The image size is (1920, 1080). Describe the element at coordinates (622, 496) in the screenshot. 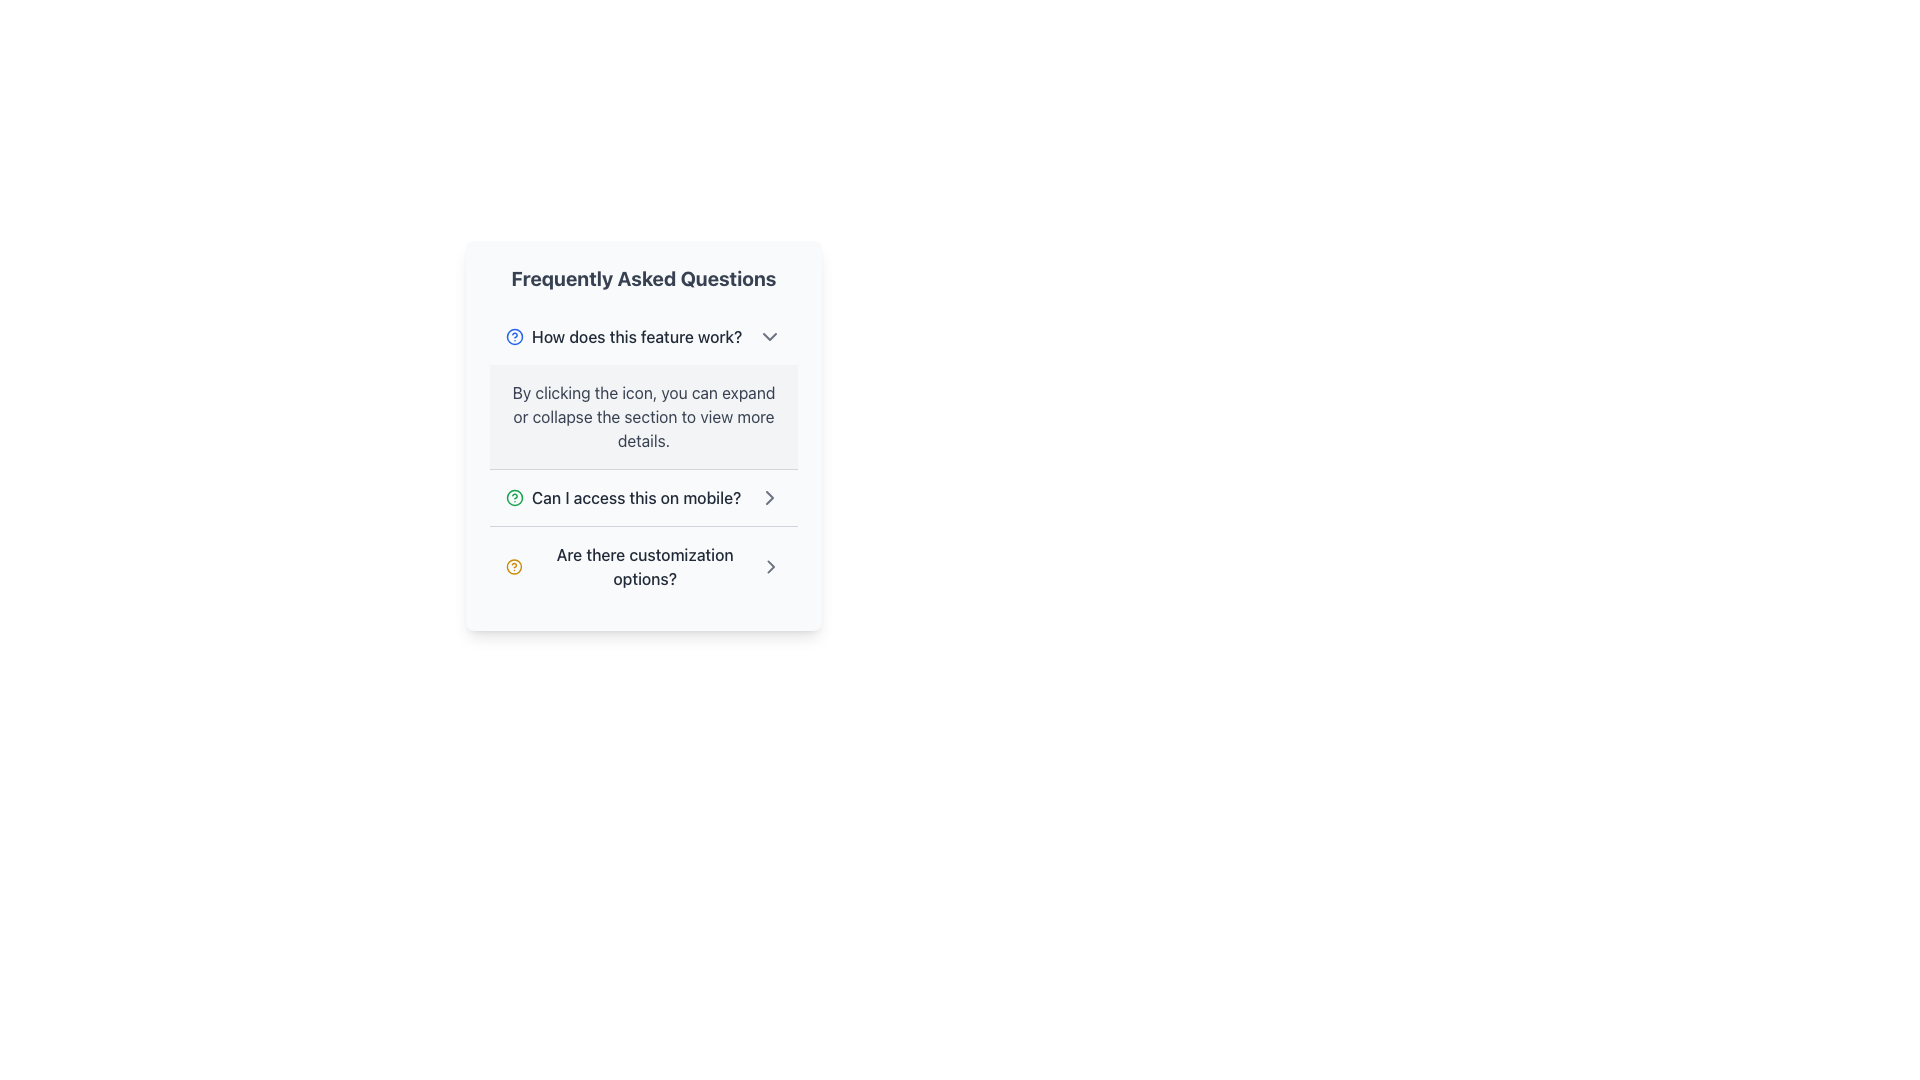

I see `the second question in the FAQ section that allows users` at that location.